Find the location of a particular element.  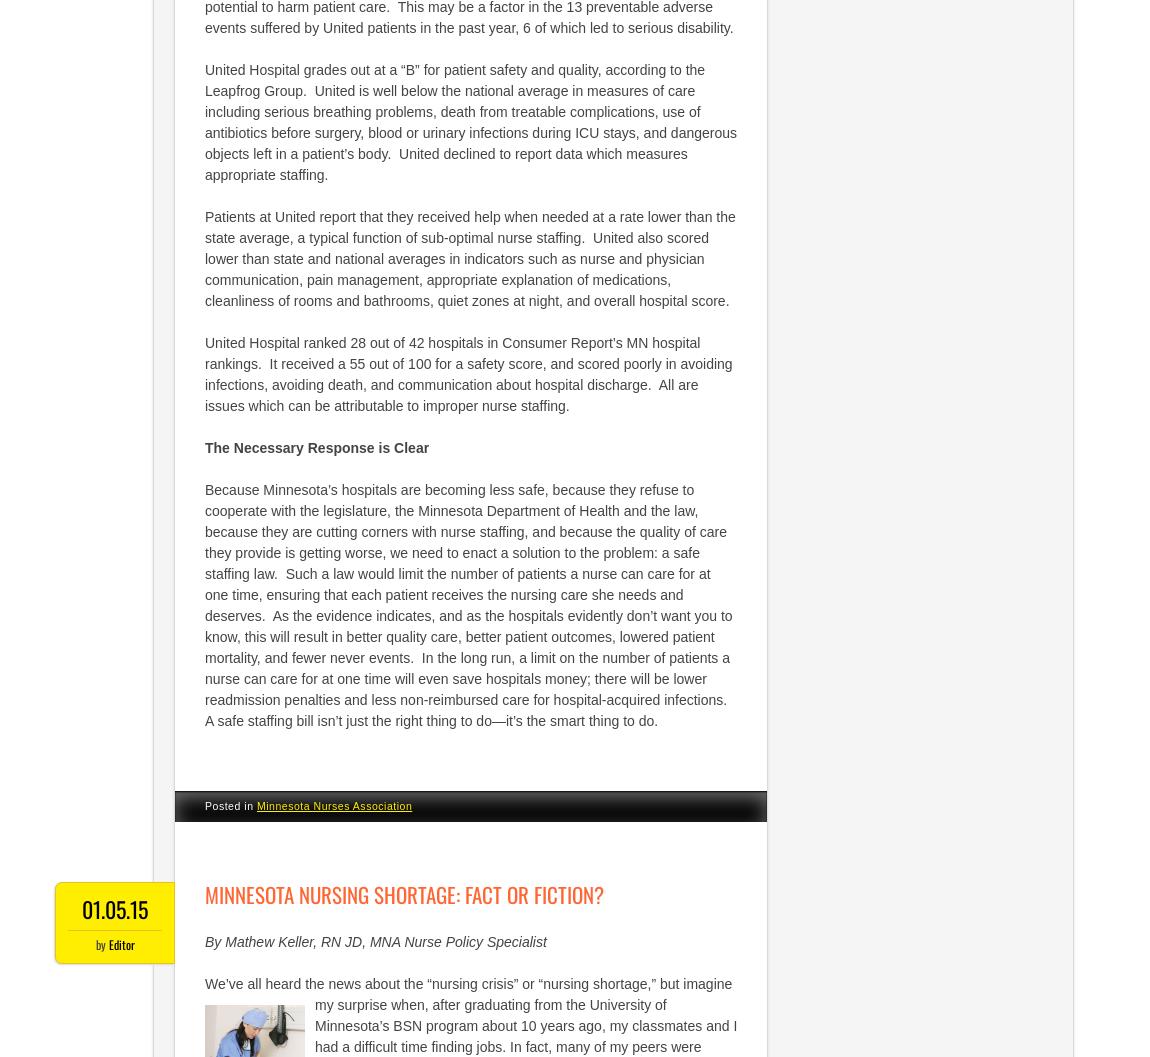

'Patients at United report that they received help when needed at a rate lower than the state average, a typical function of sub-optimal nurse staffing.  United also scored lower than state and national averages in indicators such as nurse and physician communication, pain management, appropriate explanation of medications, cleanliness of rooms and bathrooms, quiet zones at night, and overall hospital score.' is located at coordinates (470, 257).